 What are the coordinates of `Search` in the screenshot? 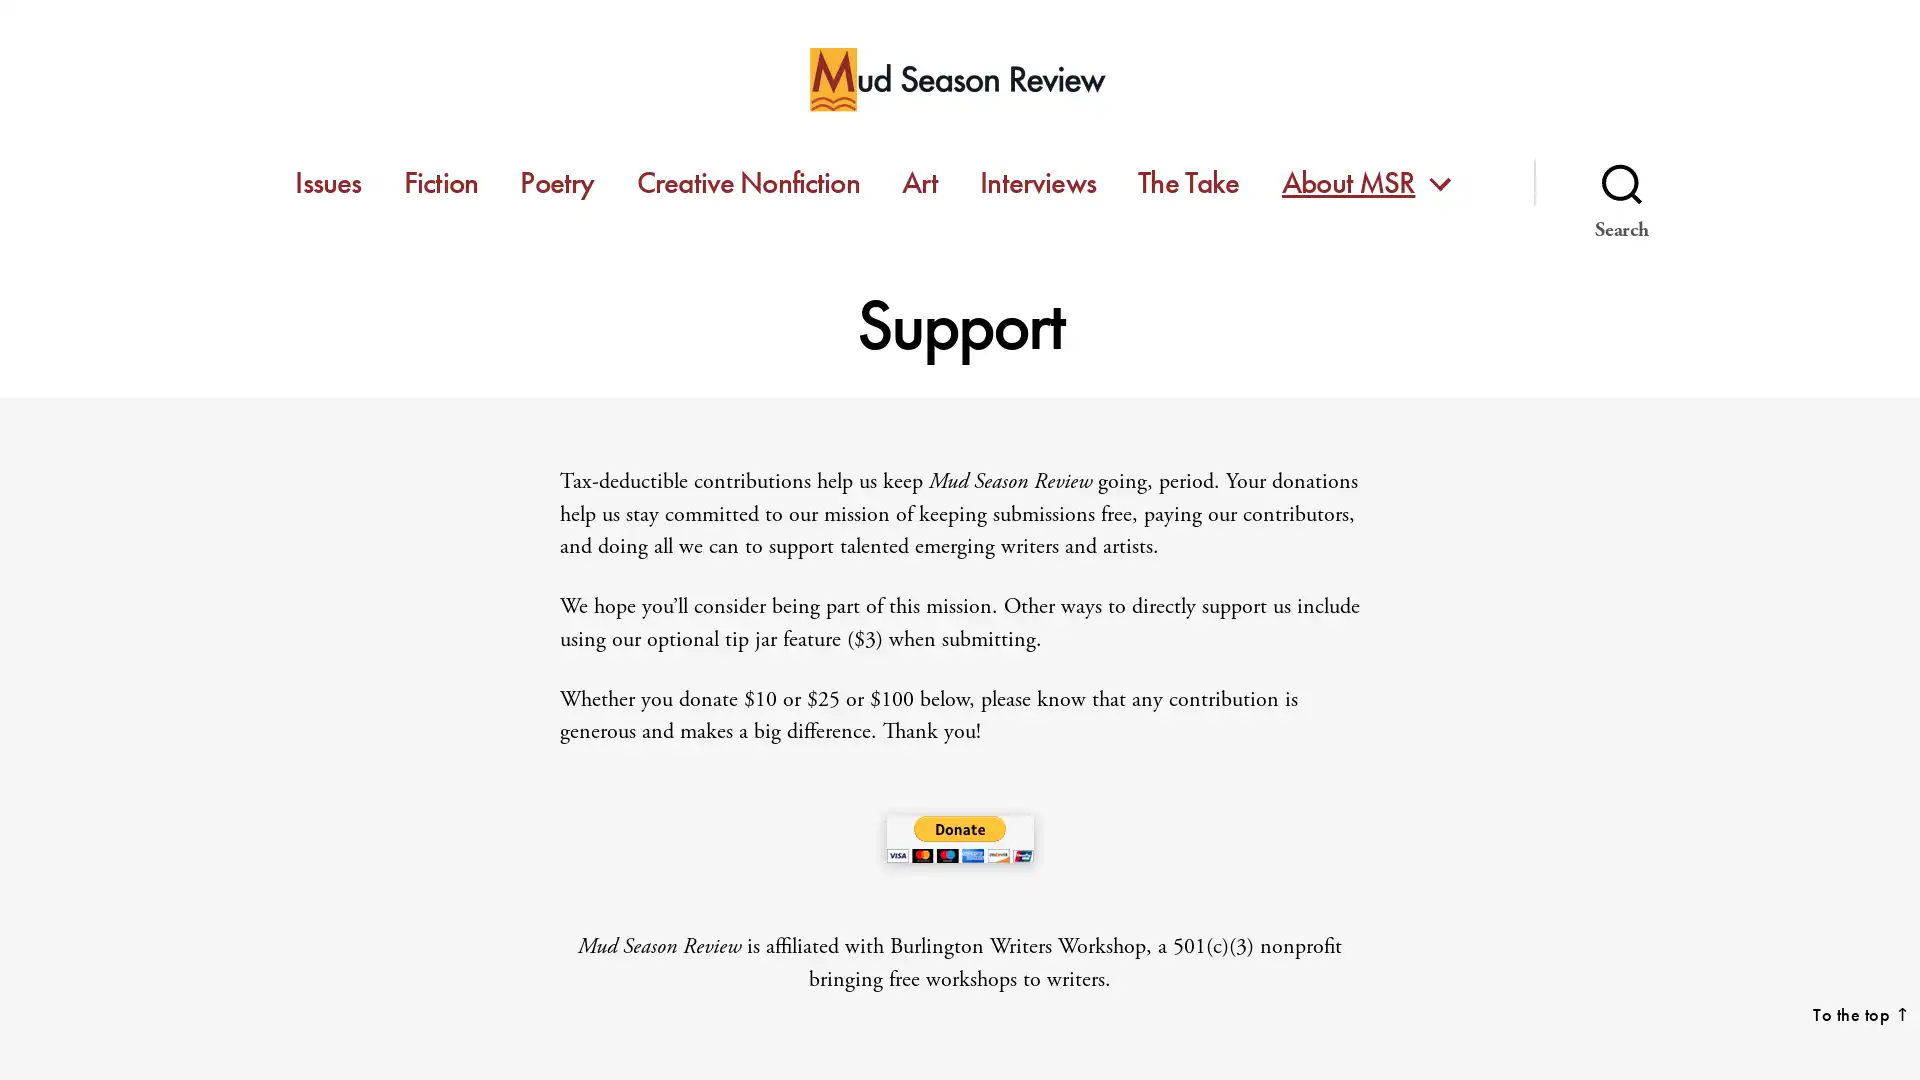 It's located at (1621, 182).